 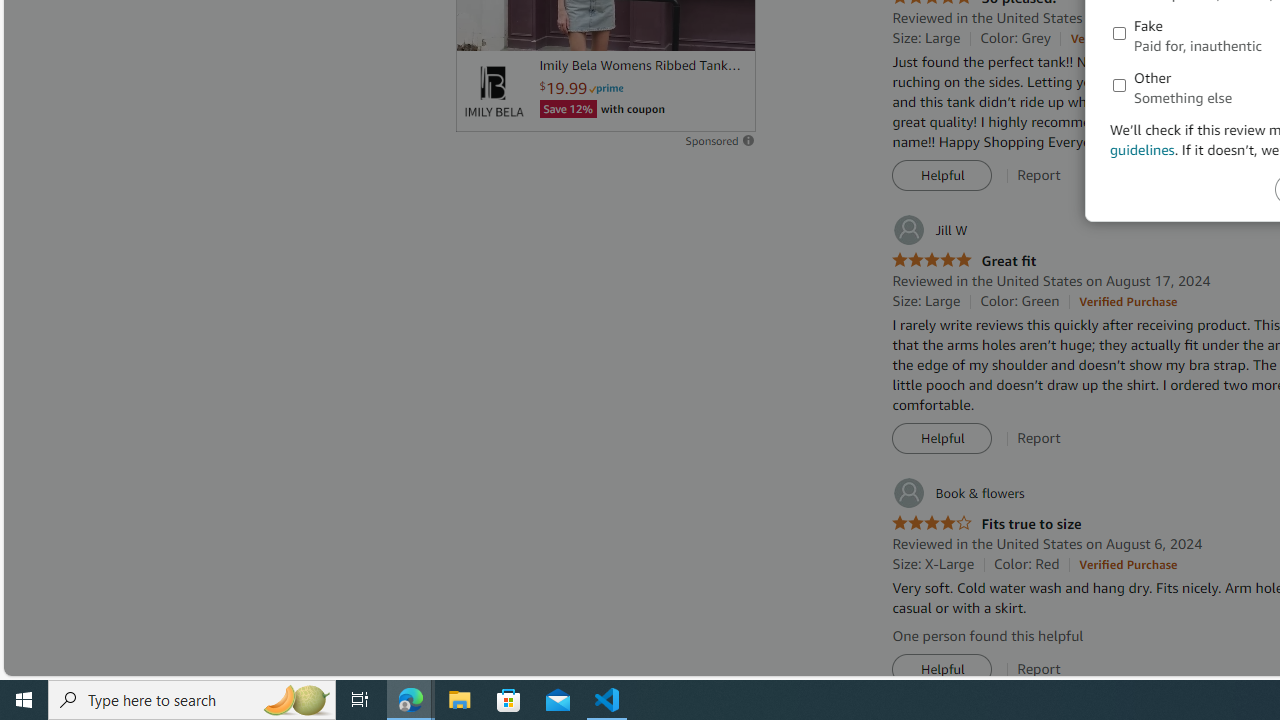 What do you see at coordinates (964, 260) in the screenshot?
I see `'5.0 out of 5 stars Great fit'` at bounding box center [964, 260].